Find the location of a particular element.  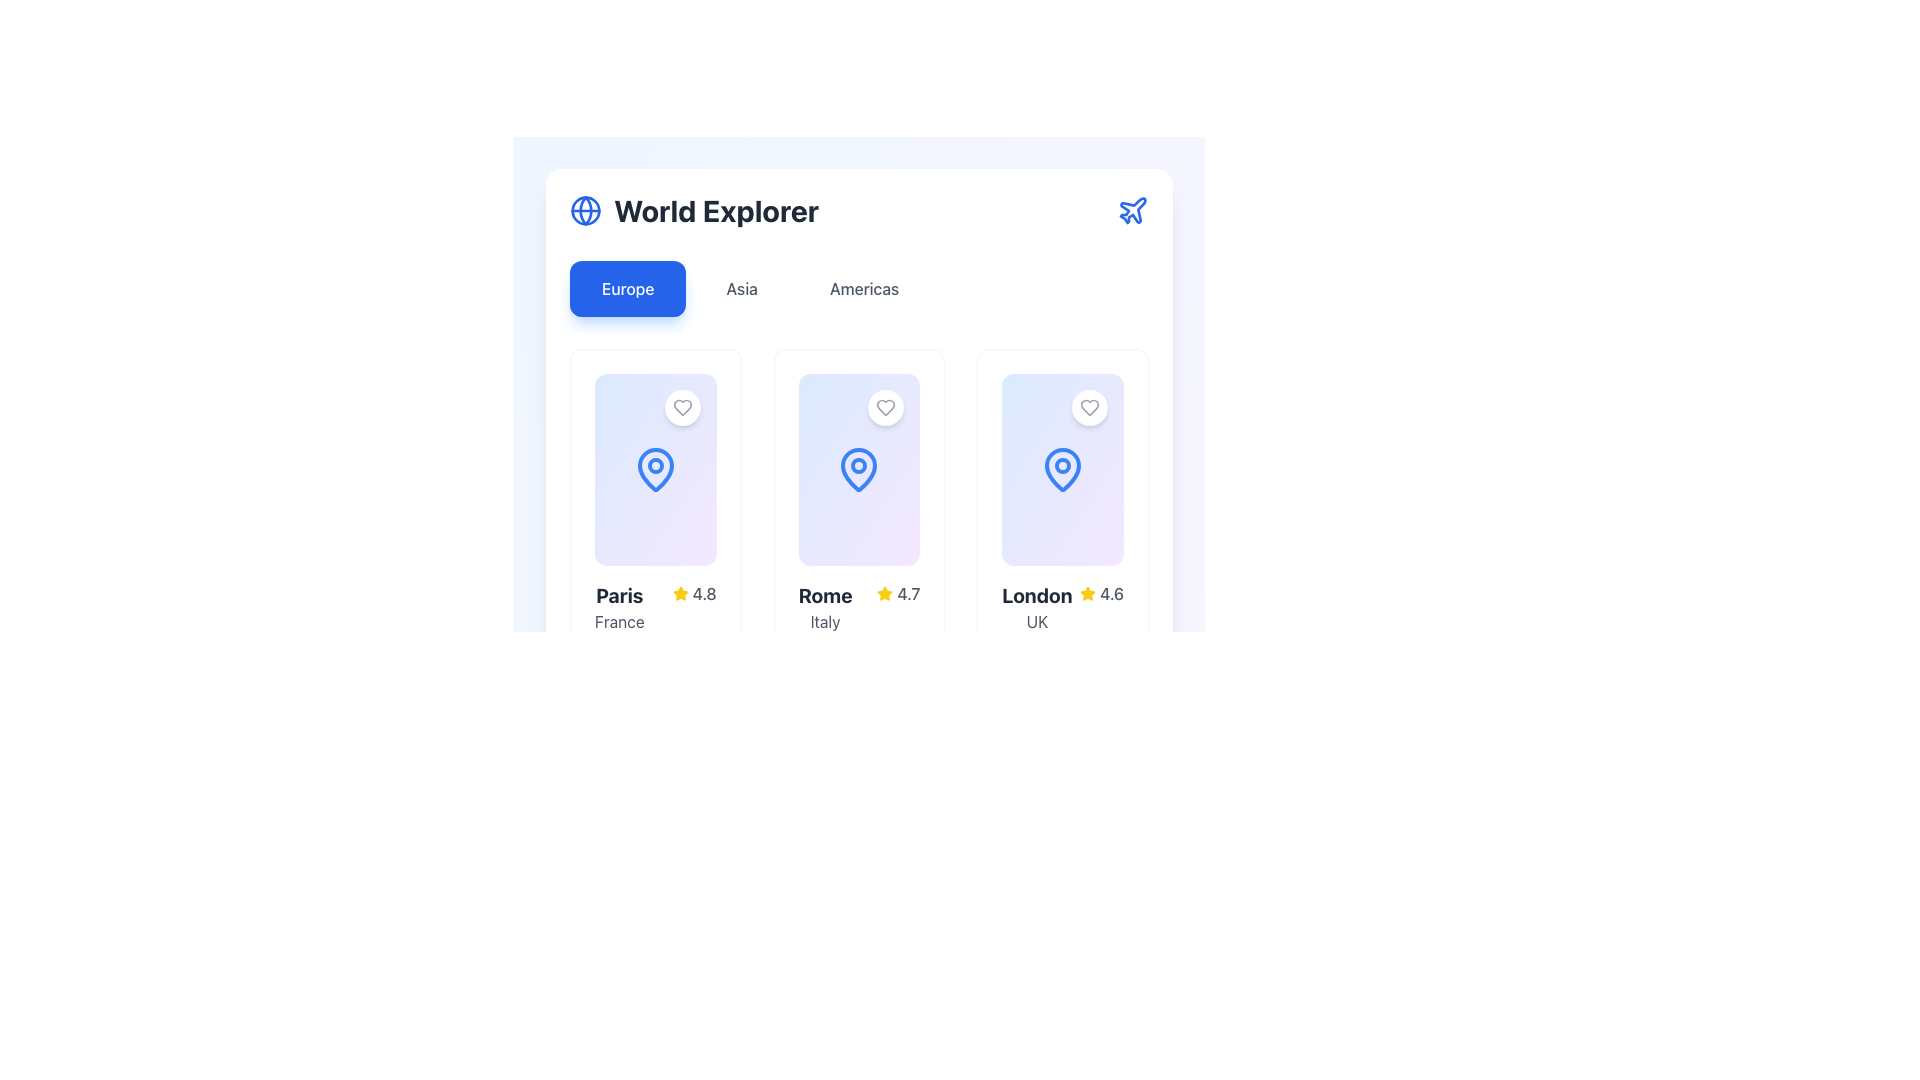

the textual rating display that reads '4.7' in gray font, located in the middle card labeled 'Rome', near a yellow star icon is located at coordinates (907, 593).